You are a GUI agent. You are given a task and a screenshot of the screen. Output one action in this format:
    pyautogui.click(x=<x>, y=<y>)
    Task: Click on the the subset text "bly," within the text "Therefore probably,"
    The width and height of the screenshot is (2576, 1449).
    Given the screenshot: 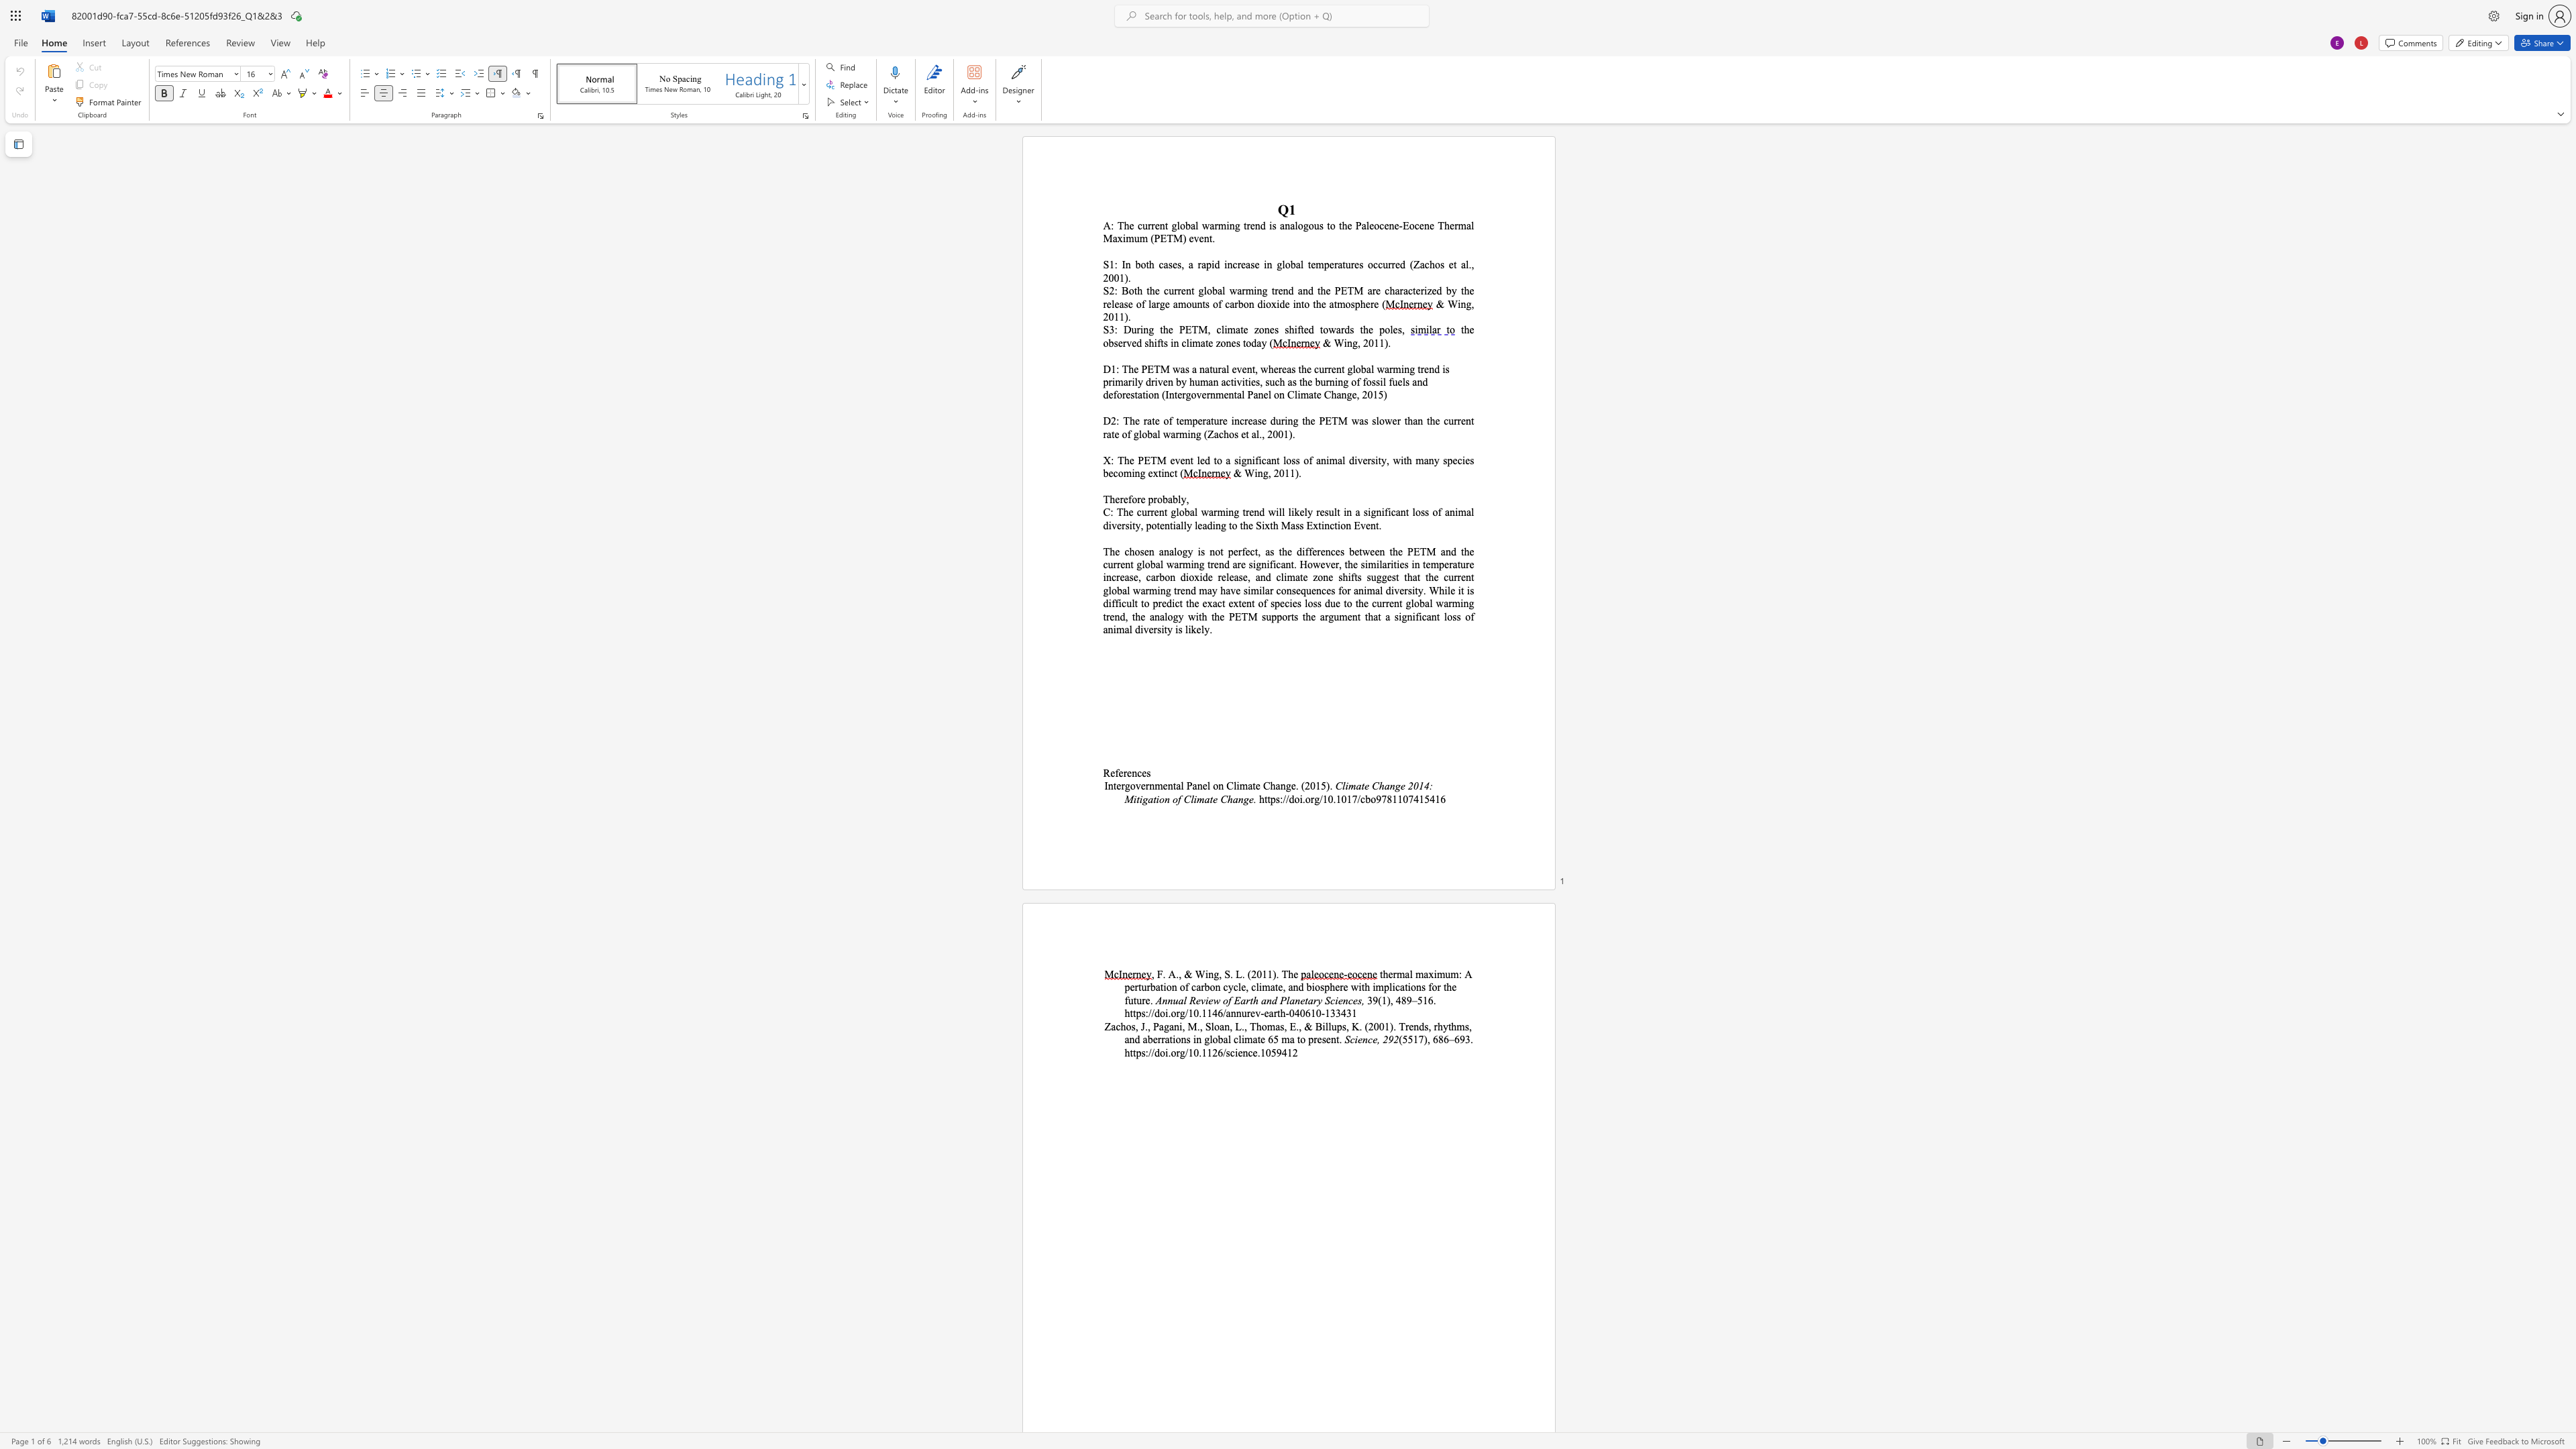 What is the action you would take?
    pyautogui.click(x=1171, y=498)
    